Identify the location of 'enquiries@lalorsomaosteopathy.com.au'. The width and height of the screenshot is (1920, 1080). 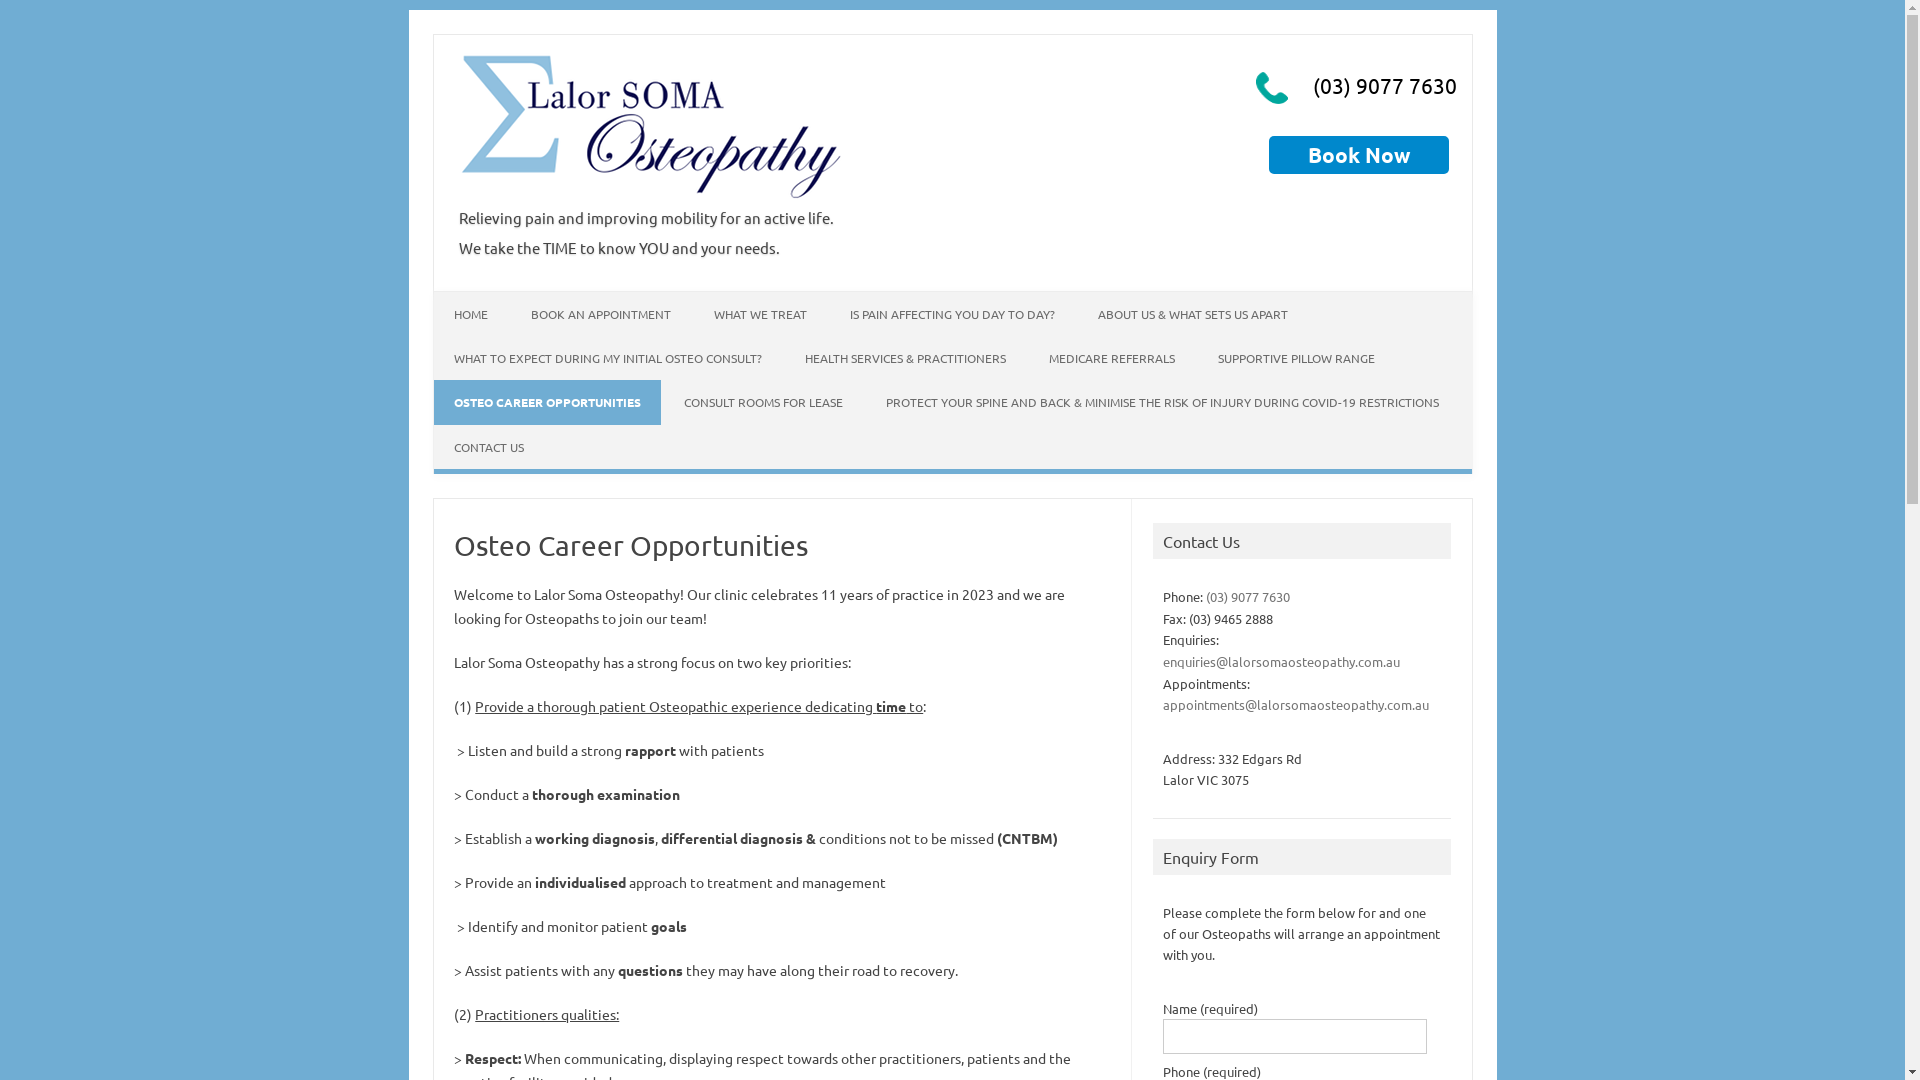
(1281, 661).